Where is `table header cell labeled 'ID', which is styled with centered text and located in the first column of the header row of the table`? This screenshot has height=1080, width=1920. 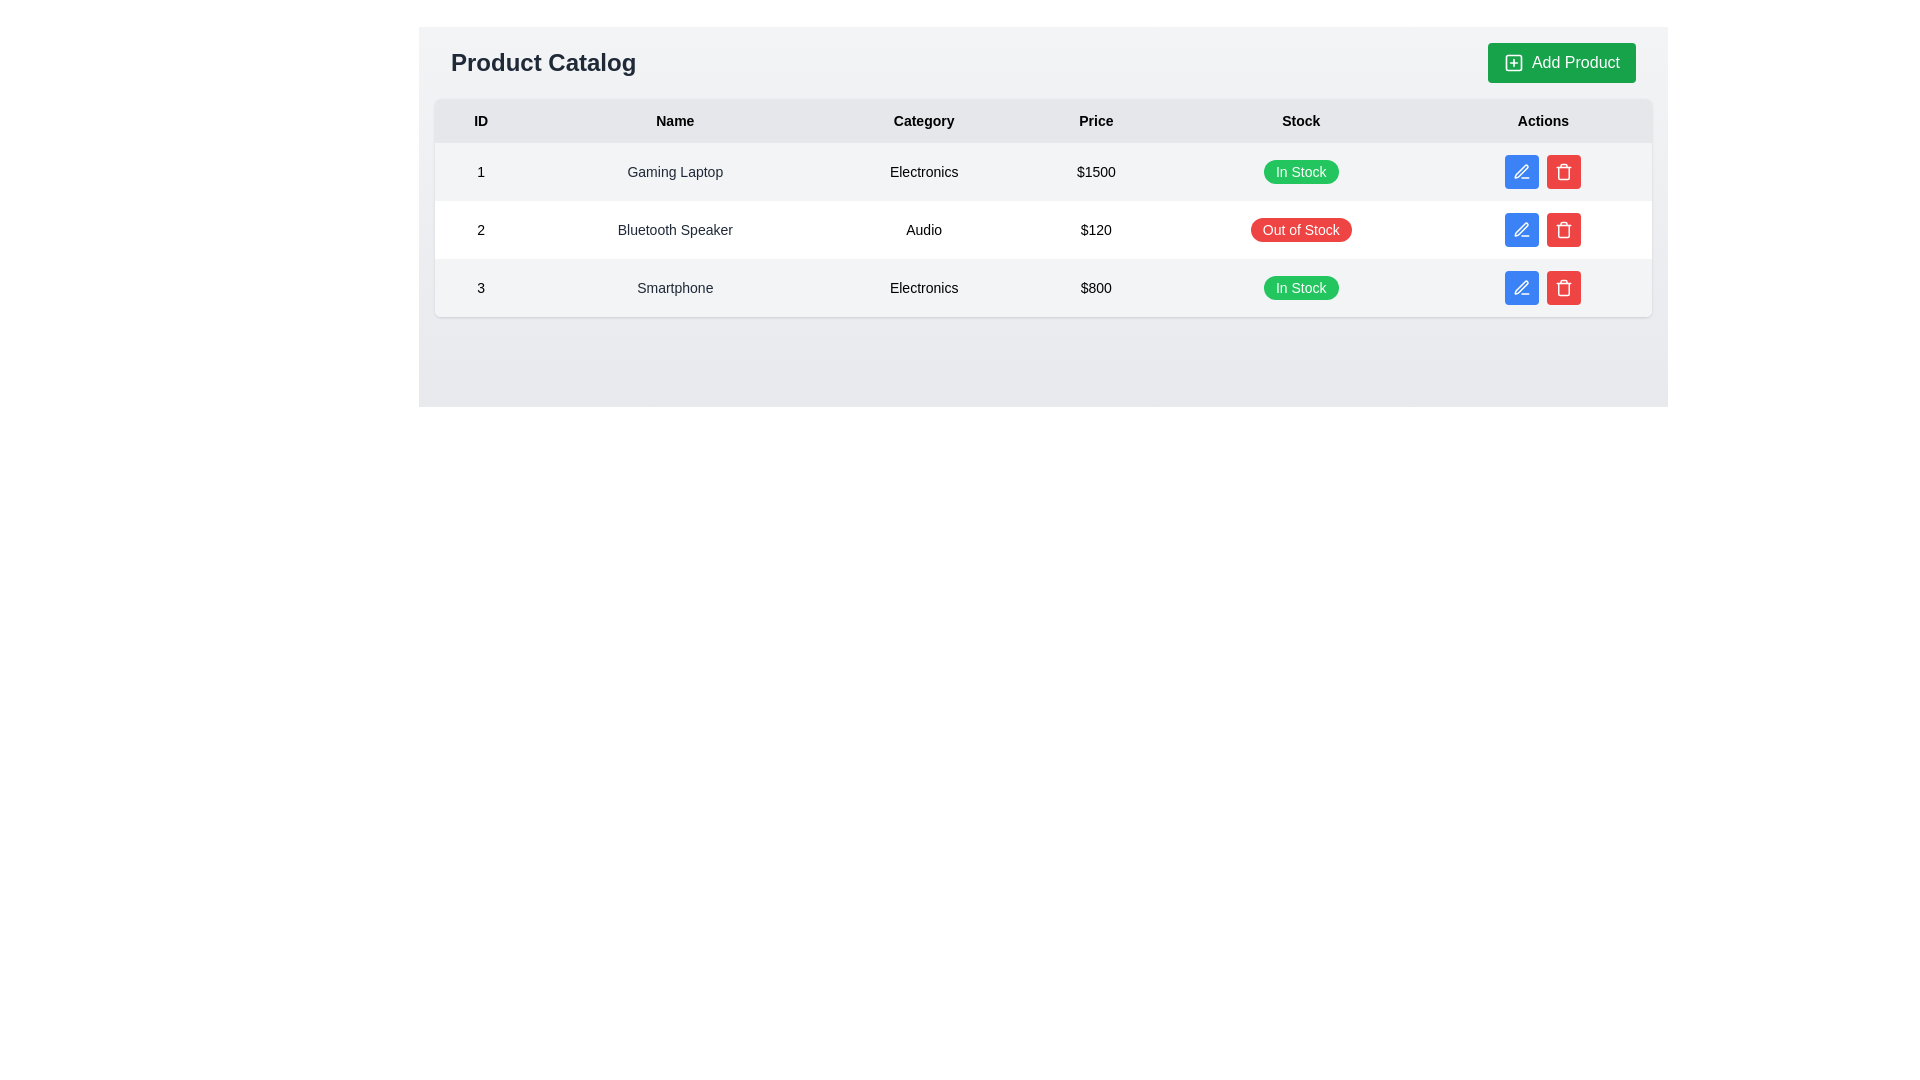 table header cell labeled 'ID', which is styled with centered text and located in the first column of the header row of the table is located at coordinates (481, 120).